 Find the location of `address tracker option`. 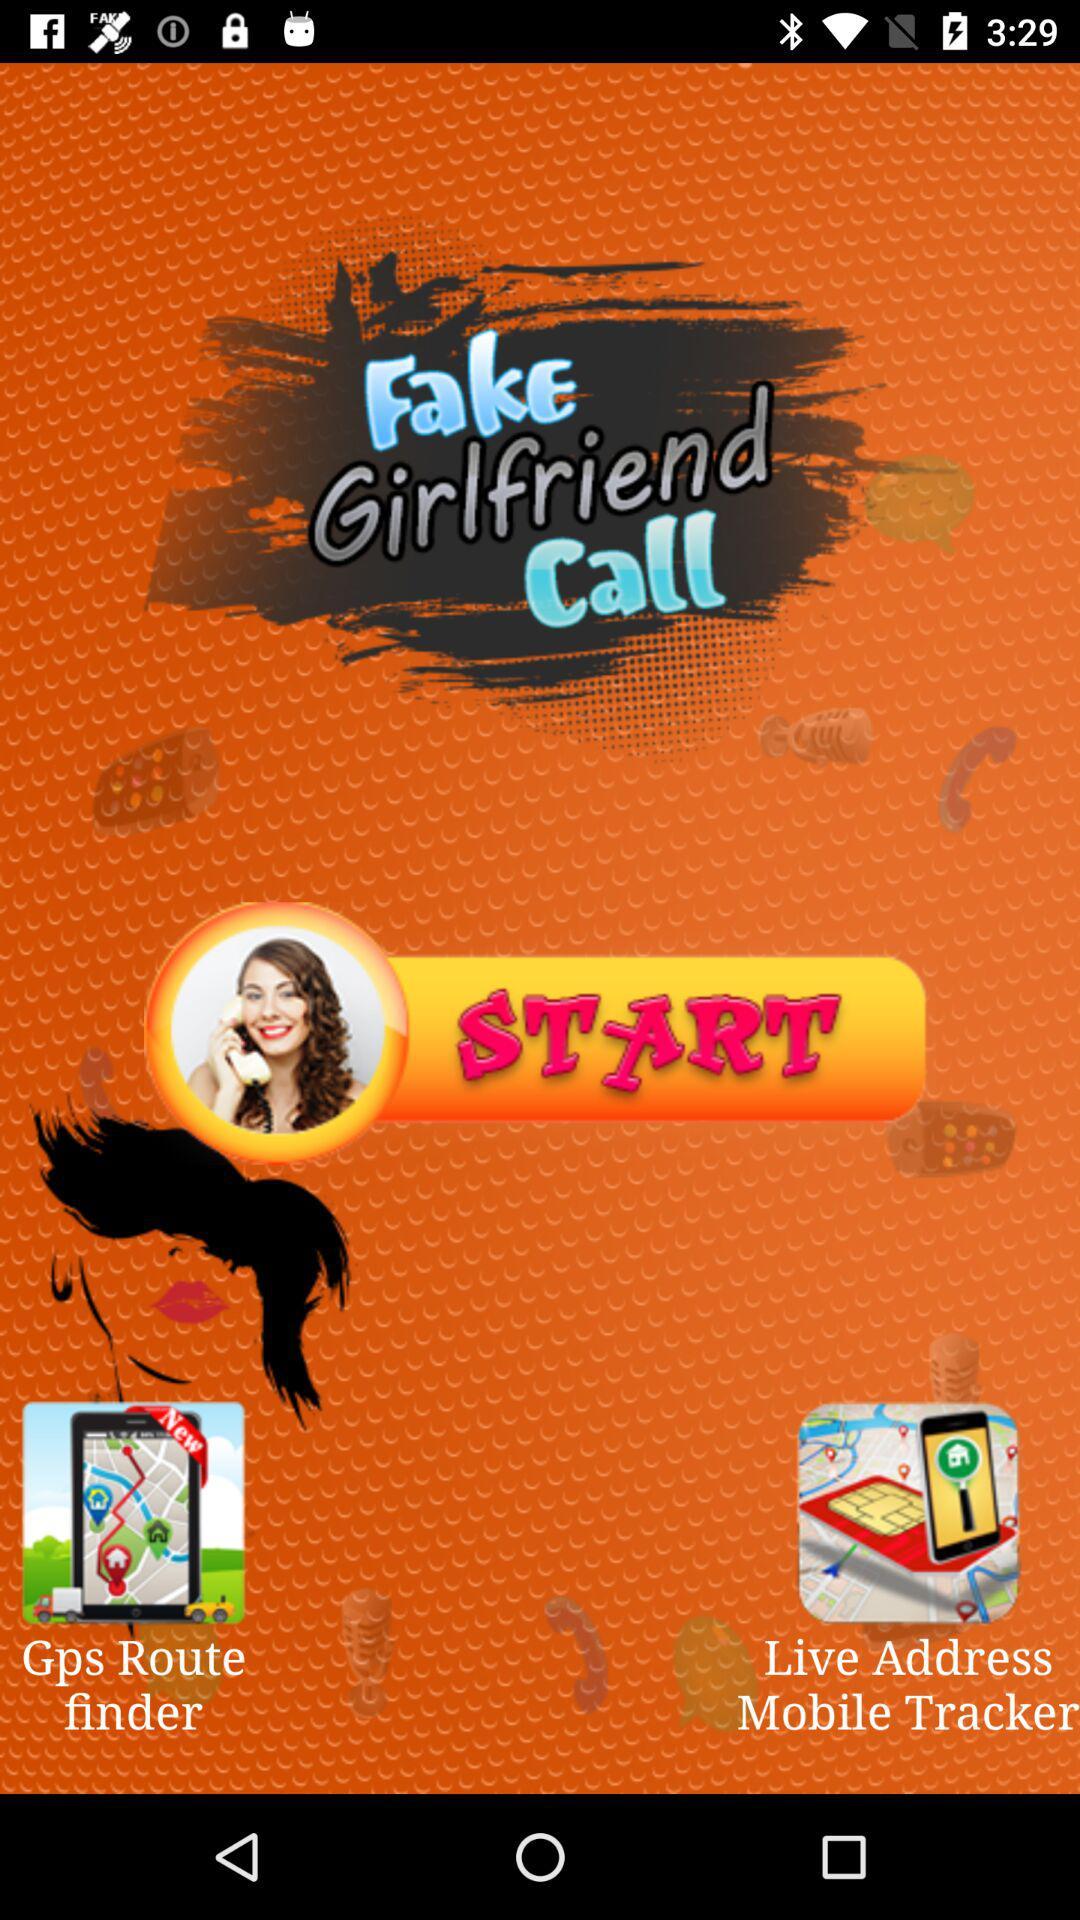

address tracker option is located at coordinates (908, 1512).